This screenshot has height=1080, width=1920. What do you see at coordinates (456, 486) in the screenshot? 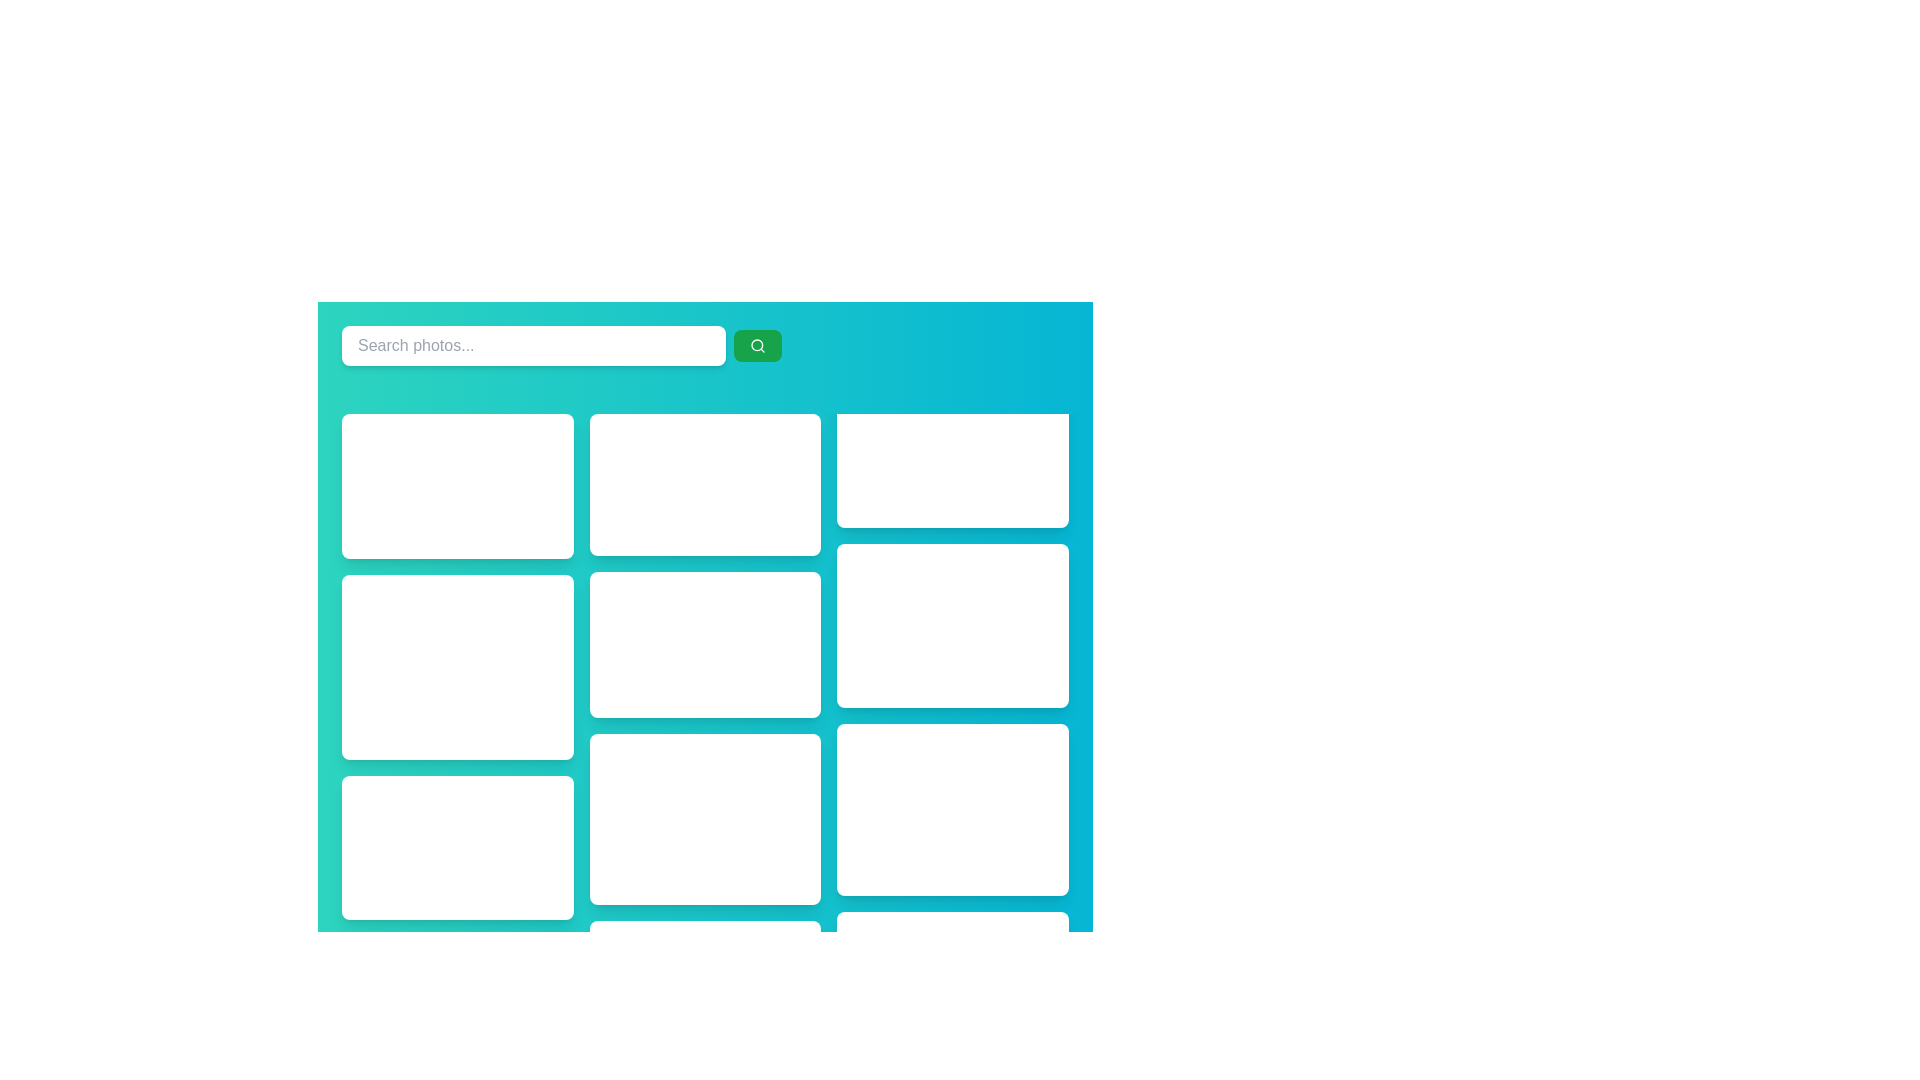
I see `the interactive card displaying 'Photo 1', located at the top-left position in the grid layout below the search bar` at bounding box center [456, 486].